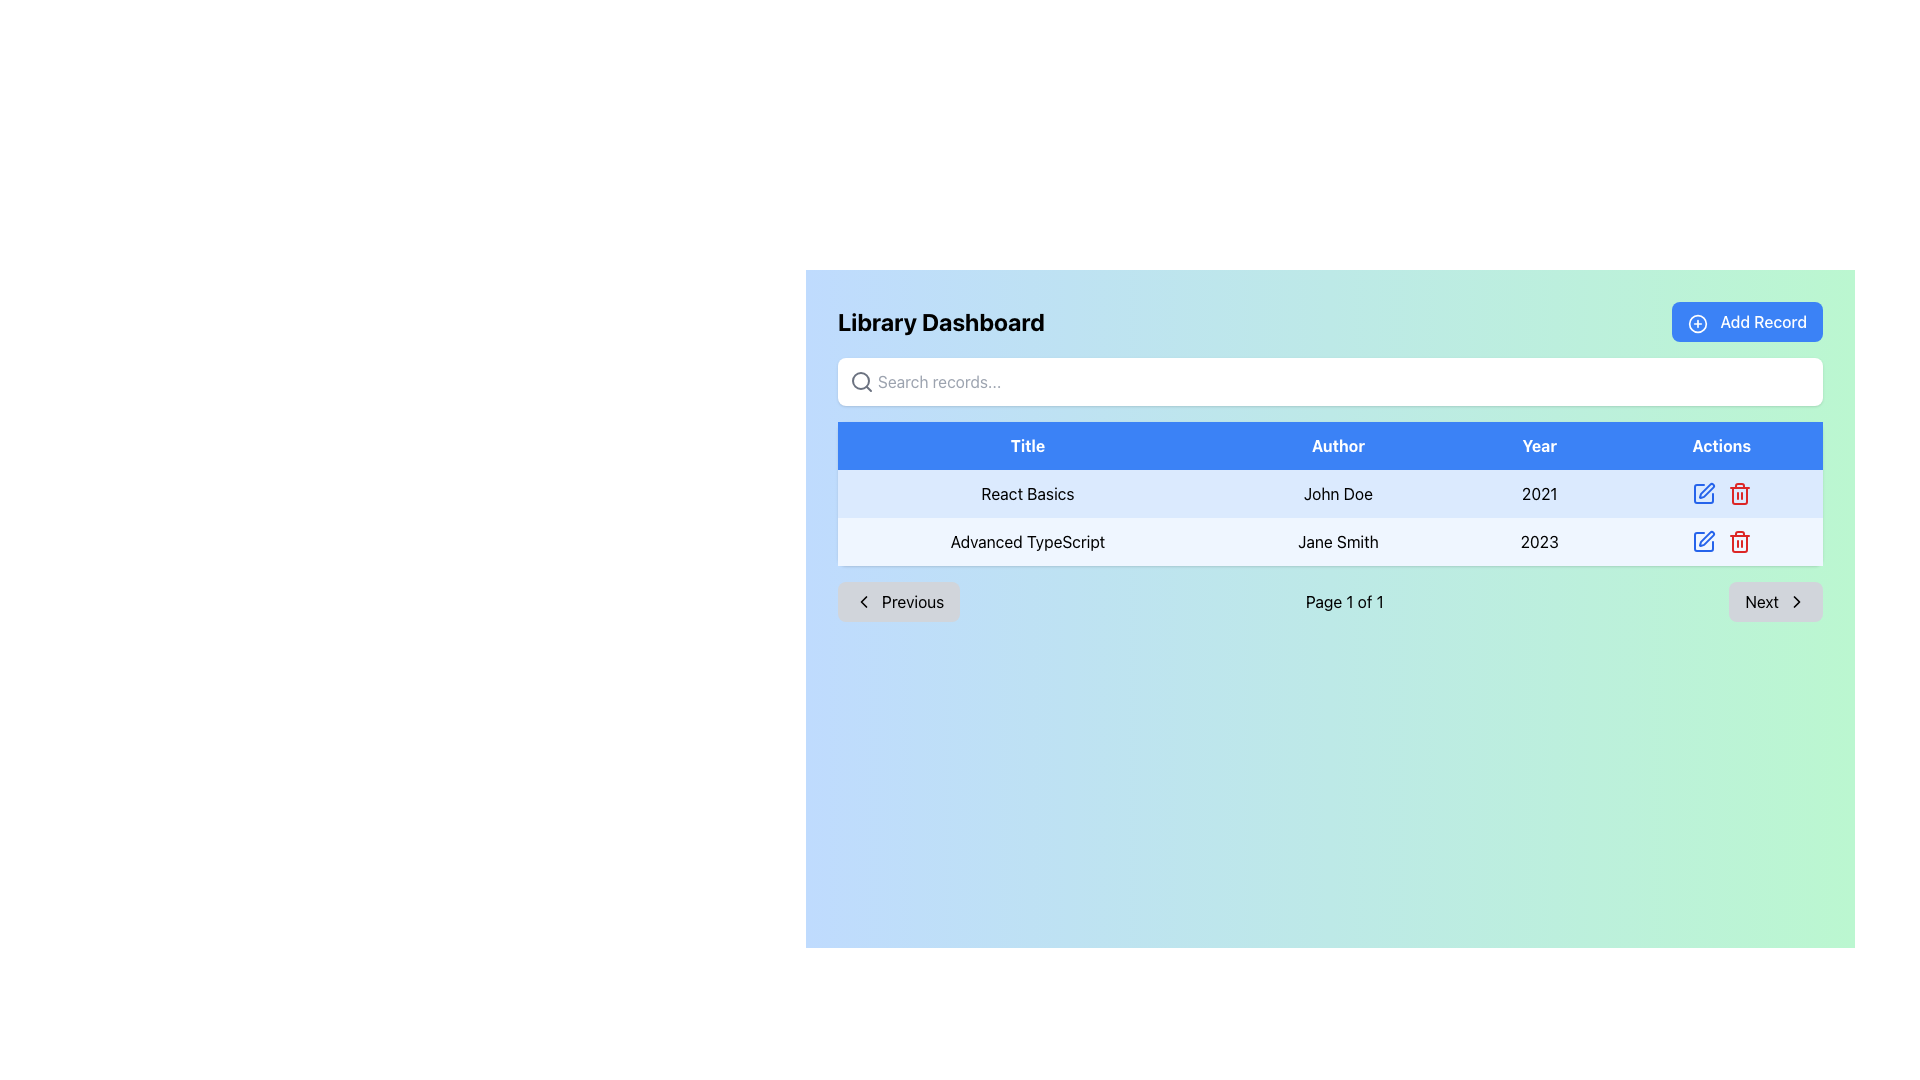  I want to click on the blue pen icon button located on the right side of the 'React Basics' row in the 'Actions' column, so click(1702, 493).